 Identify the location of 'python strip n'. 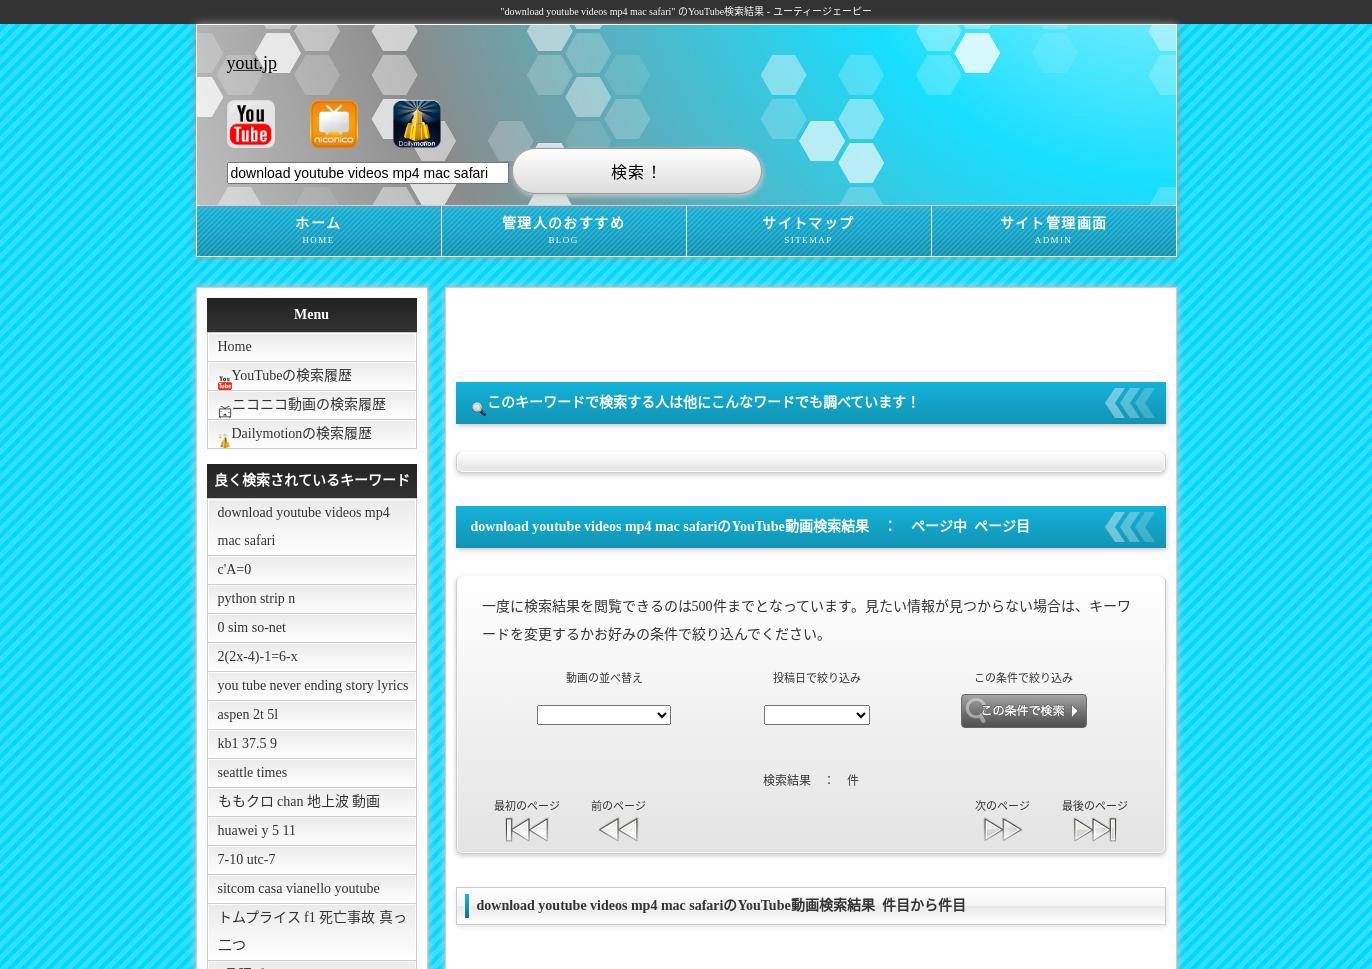
(256, 597).